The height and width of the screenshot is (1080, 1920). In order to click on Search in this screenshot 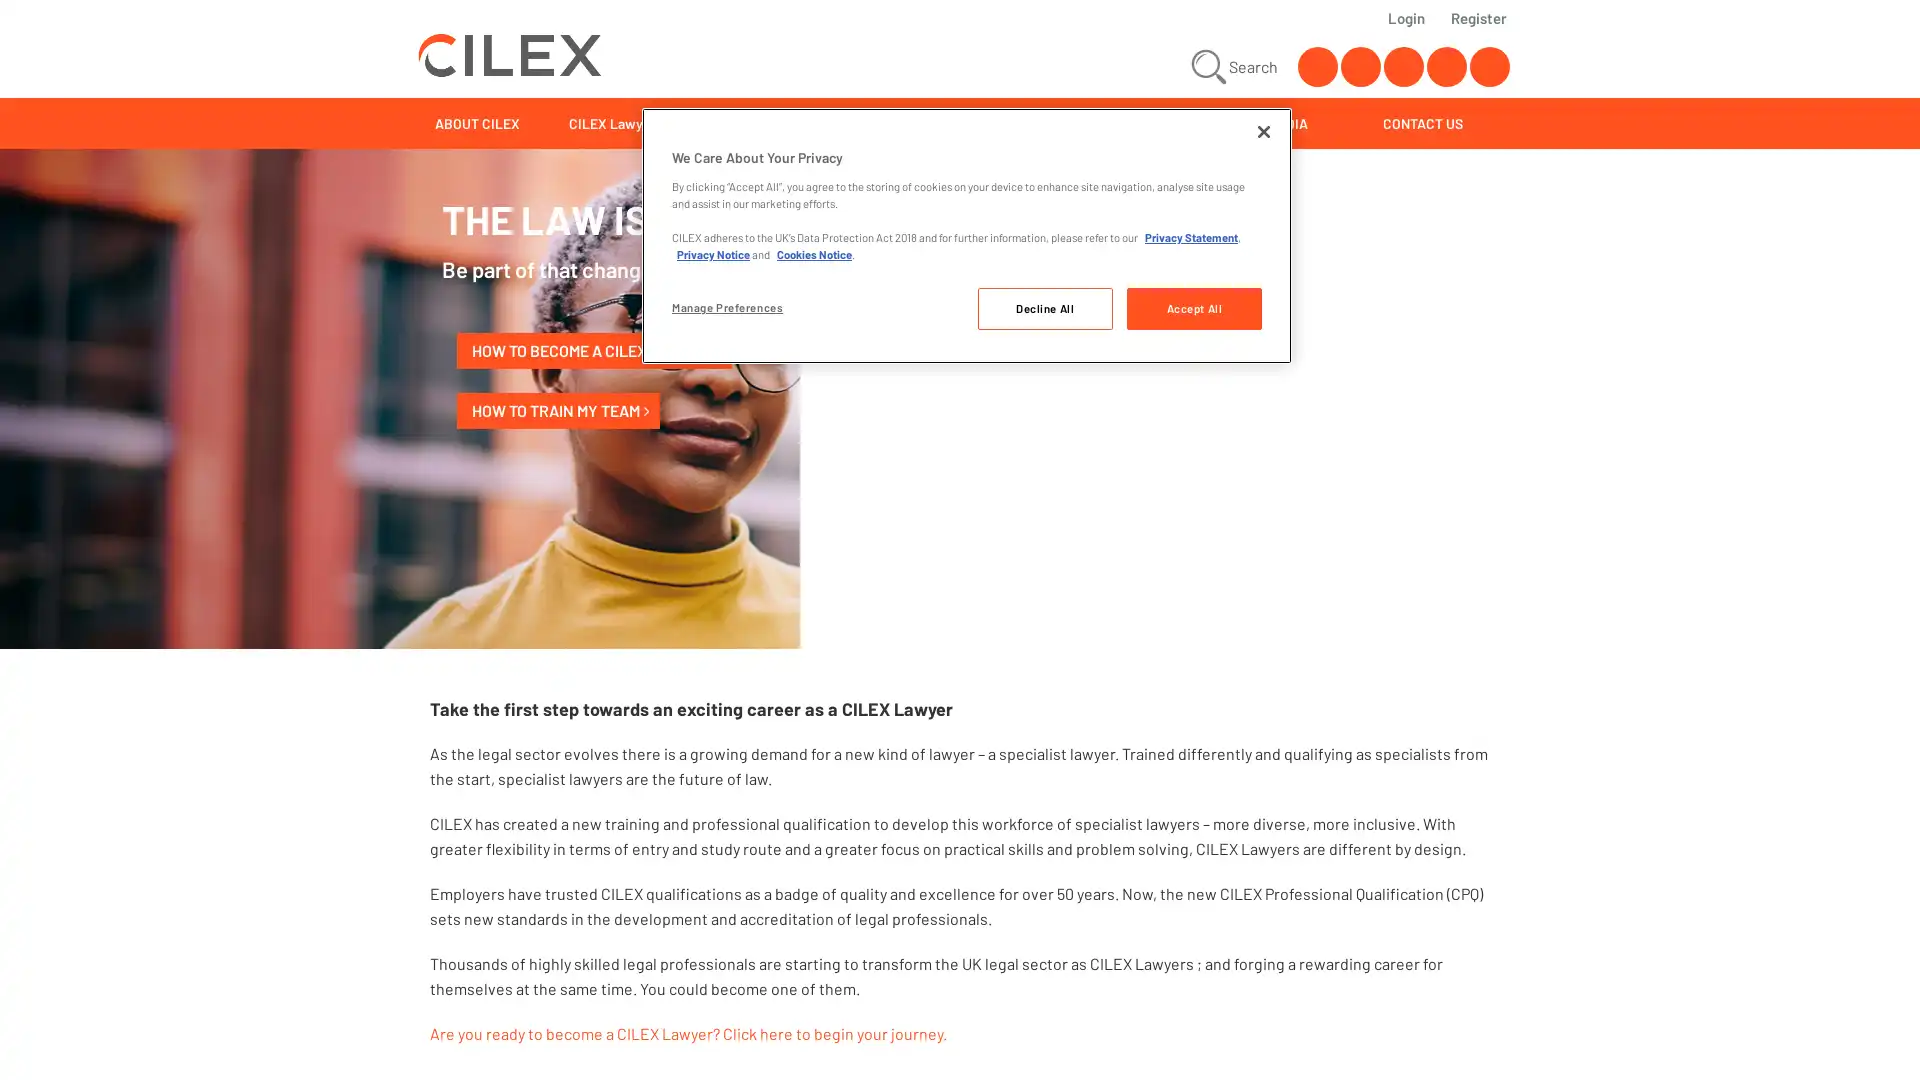, I will do `click(1232, 65)`.